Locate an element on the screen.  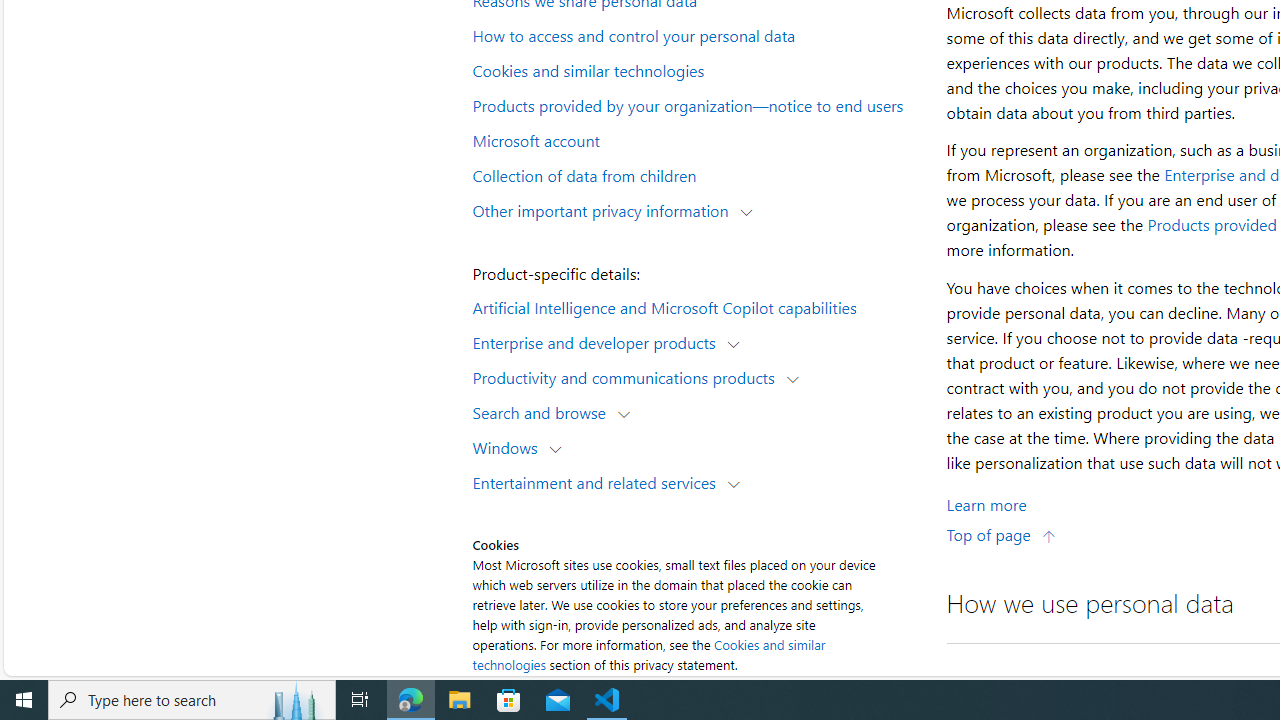
'Entertainment and related services' is located at coordinates (598, 482).